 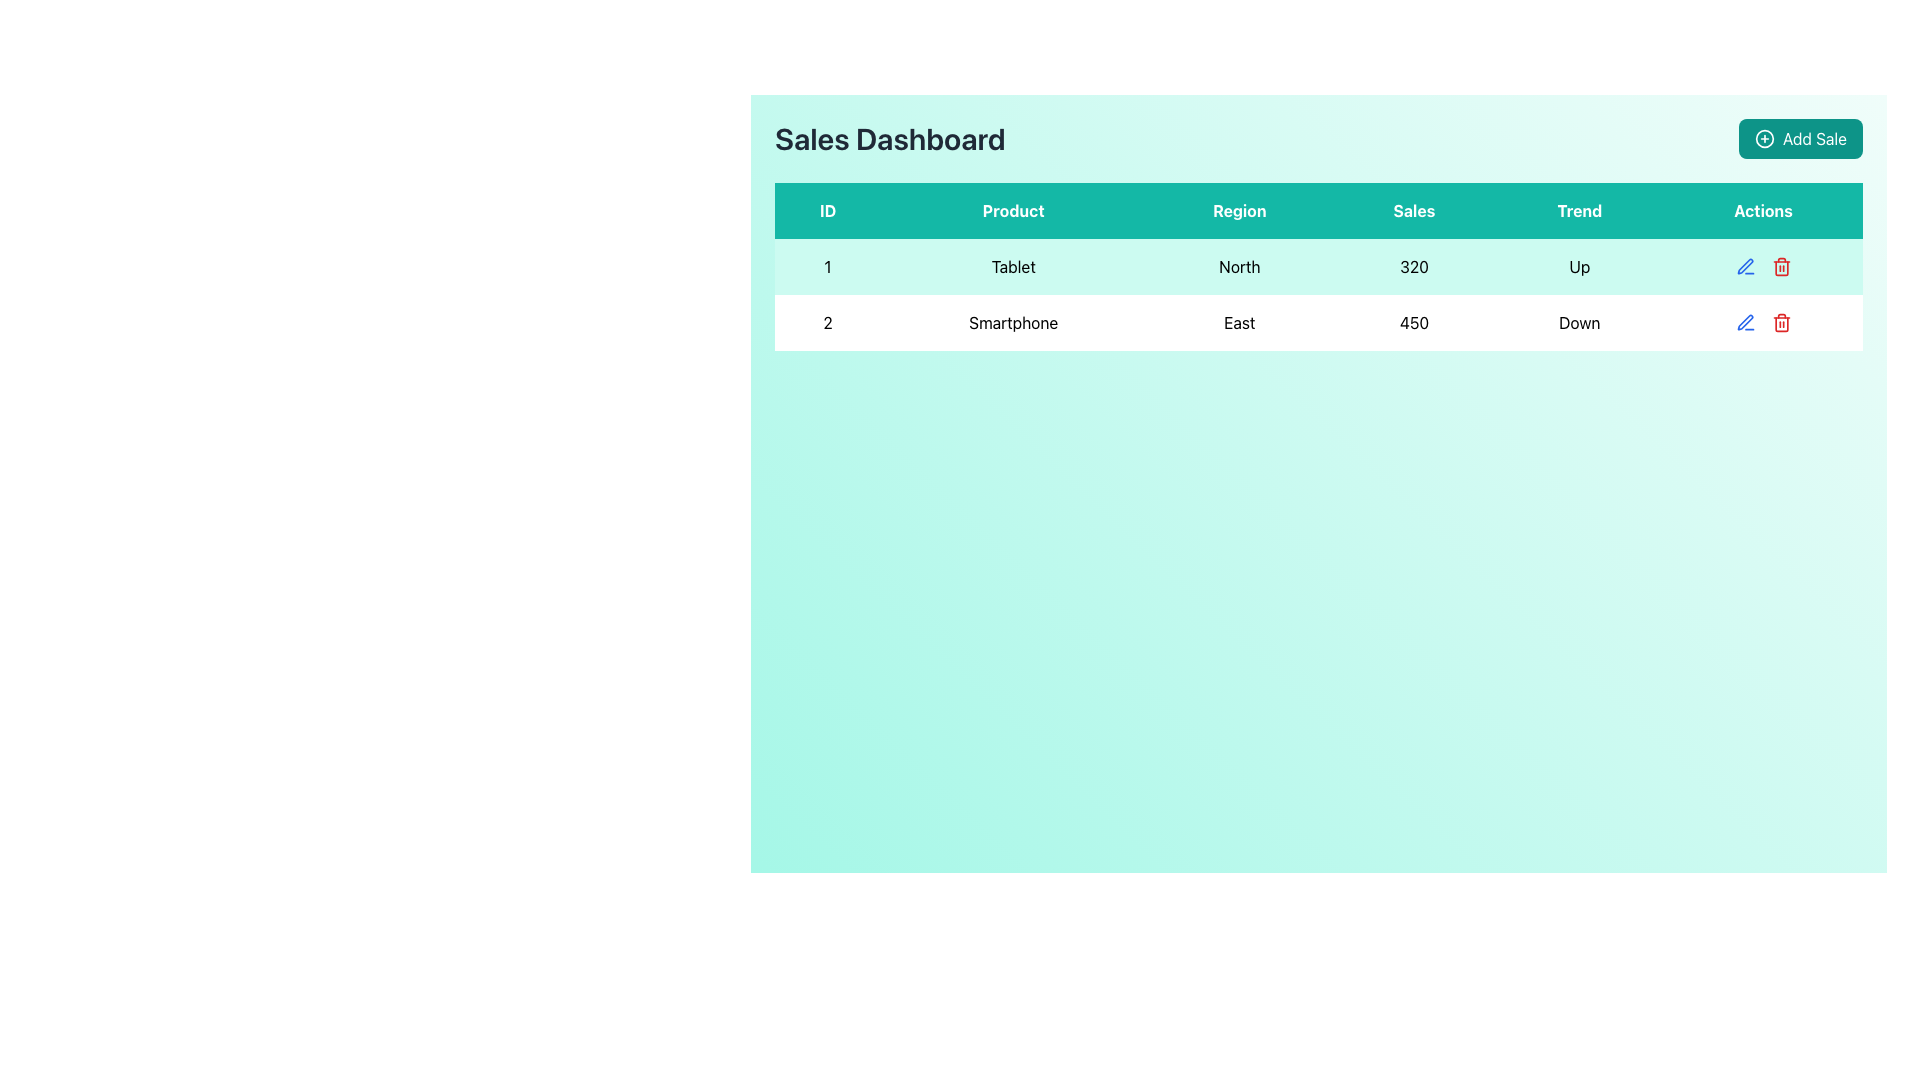 What do you see at coordinates (1238, 211) in the screenshot?
I see `the text header labeled 'Region' which has a teal background and white text, positioned between 'Product' and 'Sales' in the header section of the table` at bounding box center [1238, 211].